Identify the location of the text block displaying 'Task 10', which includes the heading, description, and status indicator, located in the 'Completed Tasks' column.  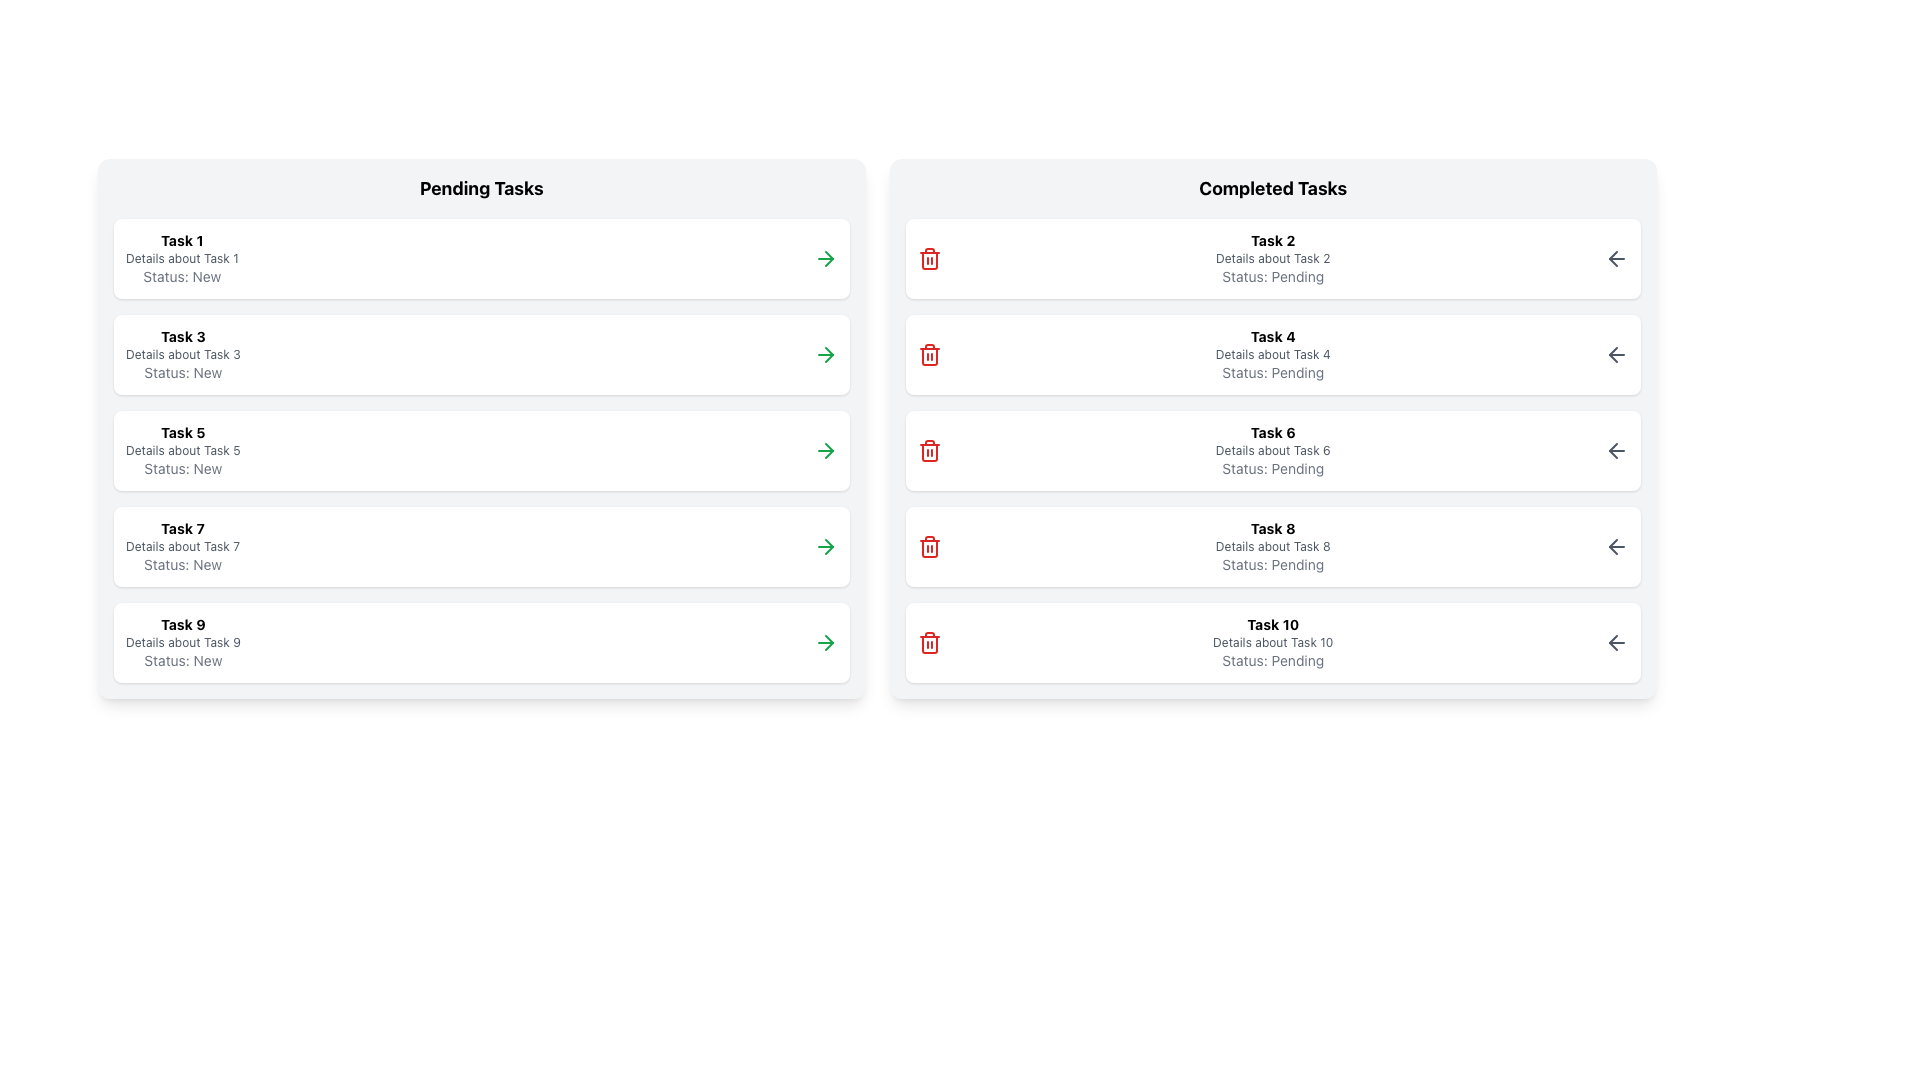
(1272, 643).